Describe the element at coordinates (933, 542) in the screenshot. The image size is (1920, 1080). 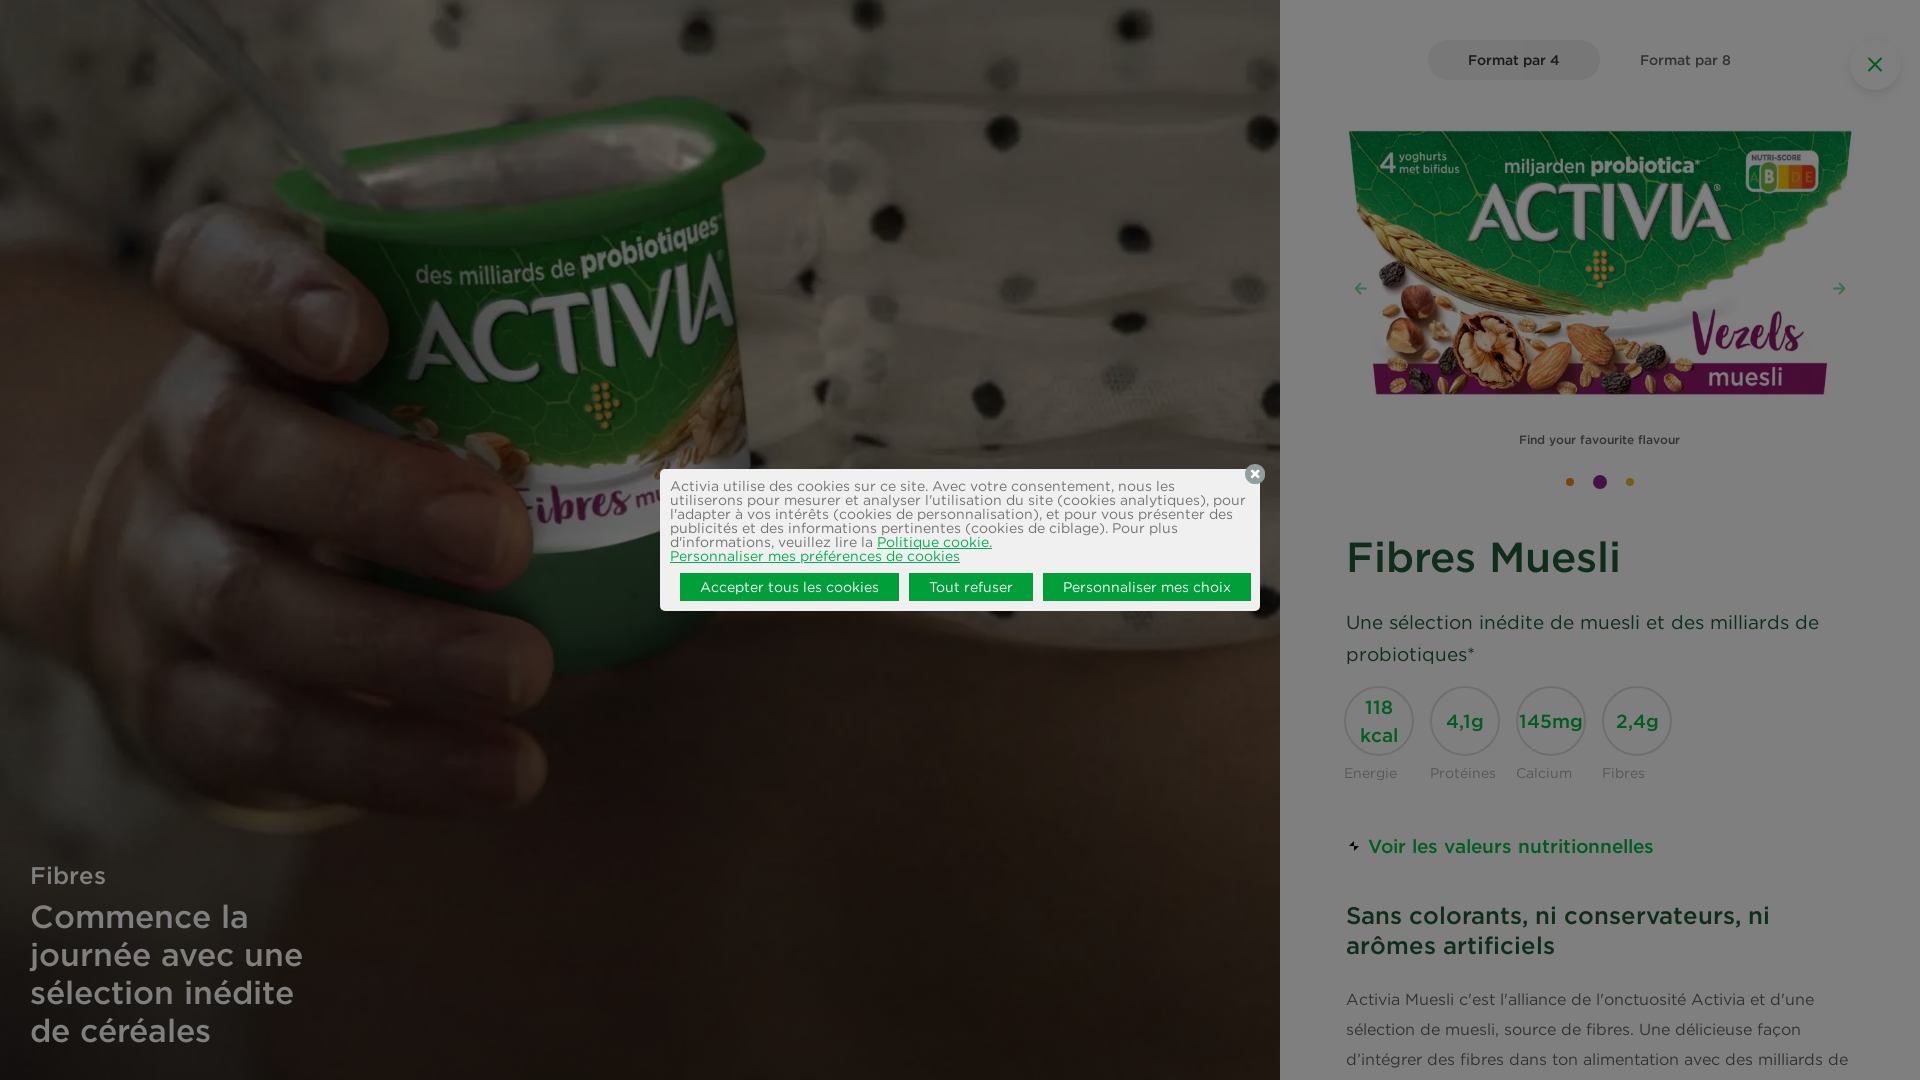
I see `'Politique cookie.'` at that location.